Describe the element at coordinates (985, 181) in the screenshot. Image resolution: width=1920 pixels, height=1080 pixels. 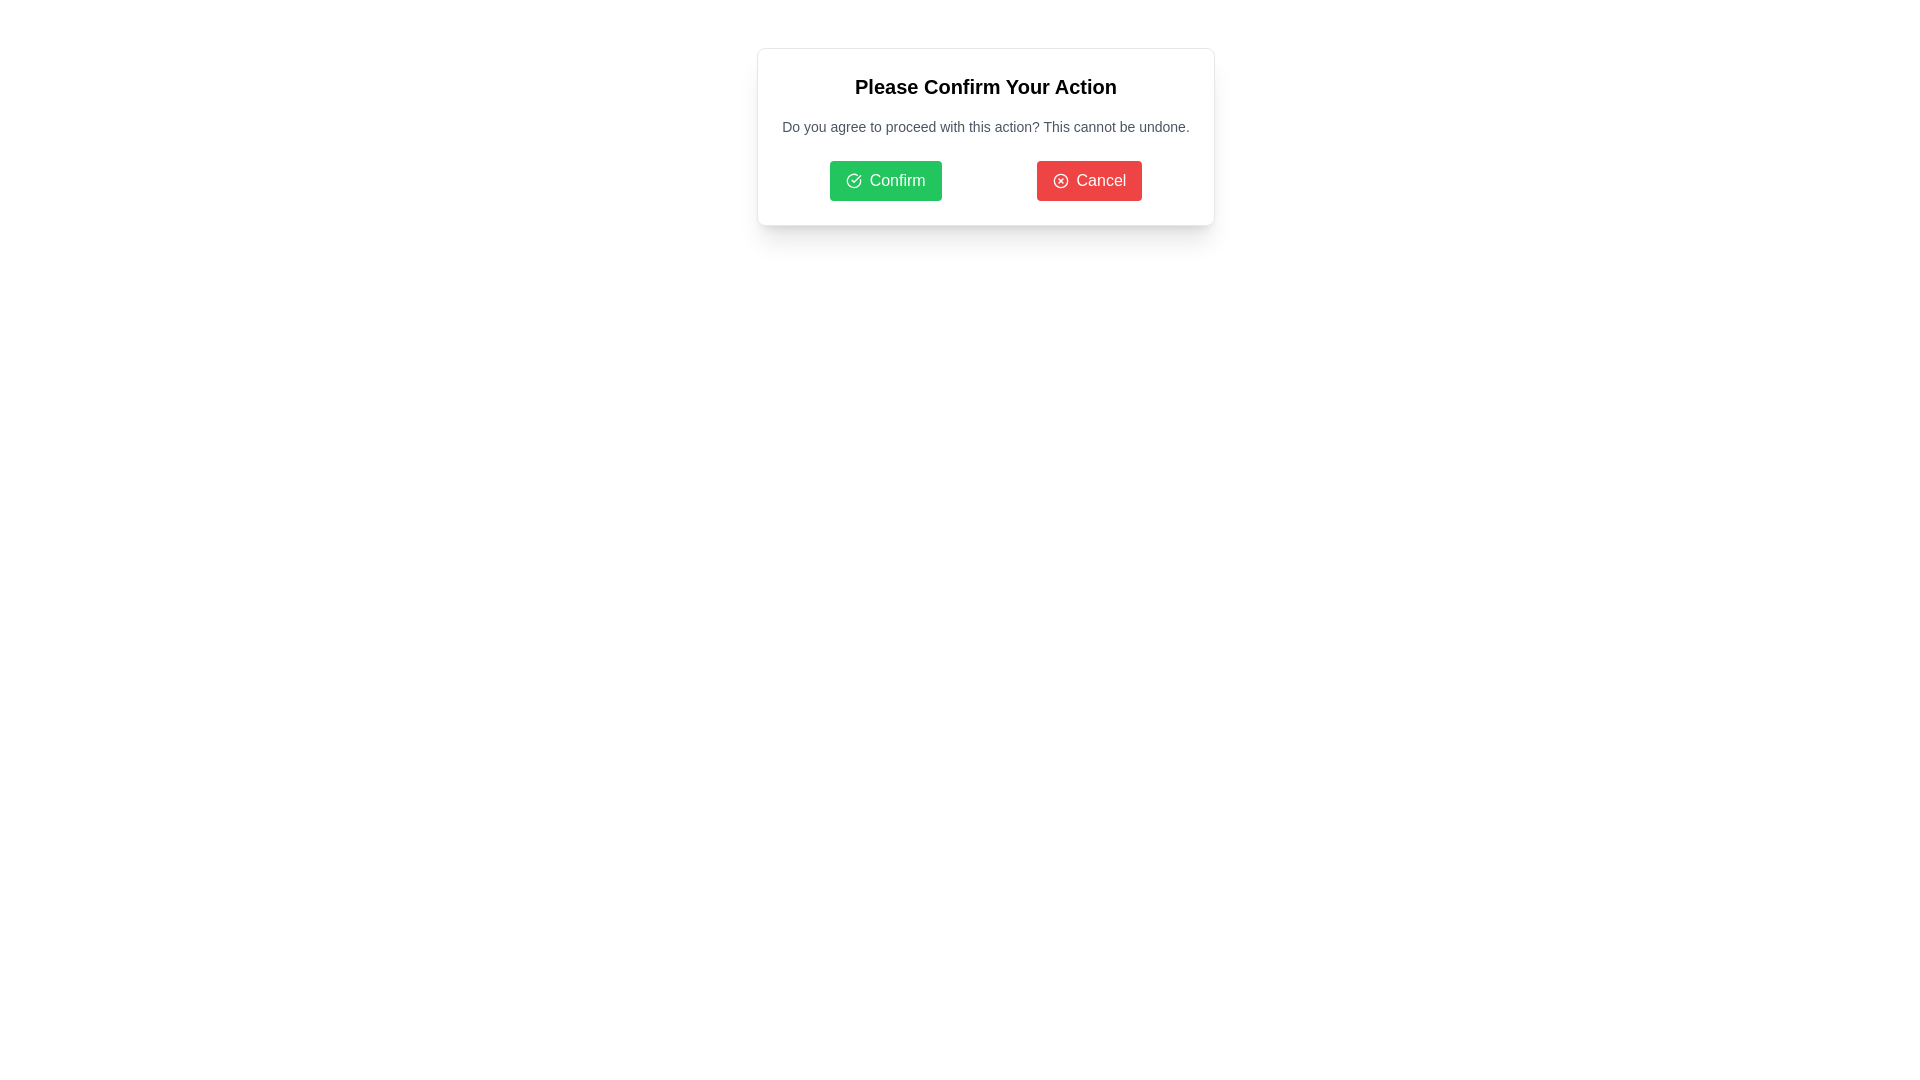
I see `the 'Cancel' button in the Button Group to abort the user's action in the dialog box` at that location.